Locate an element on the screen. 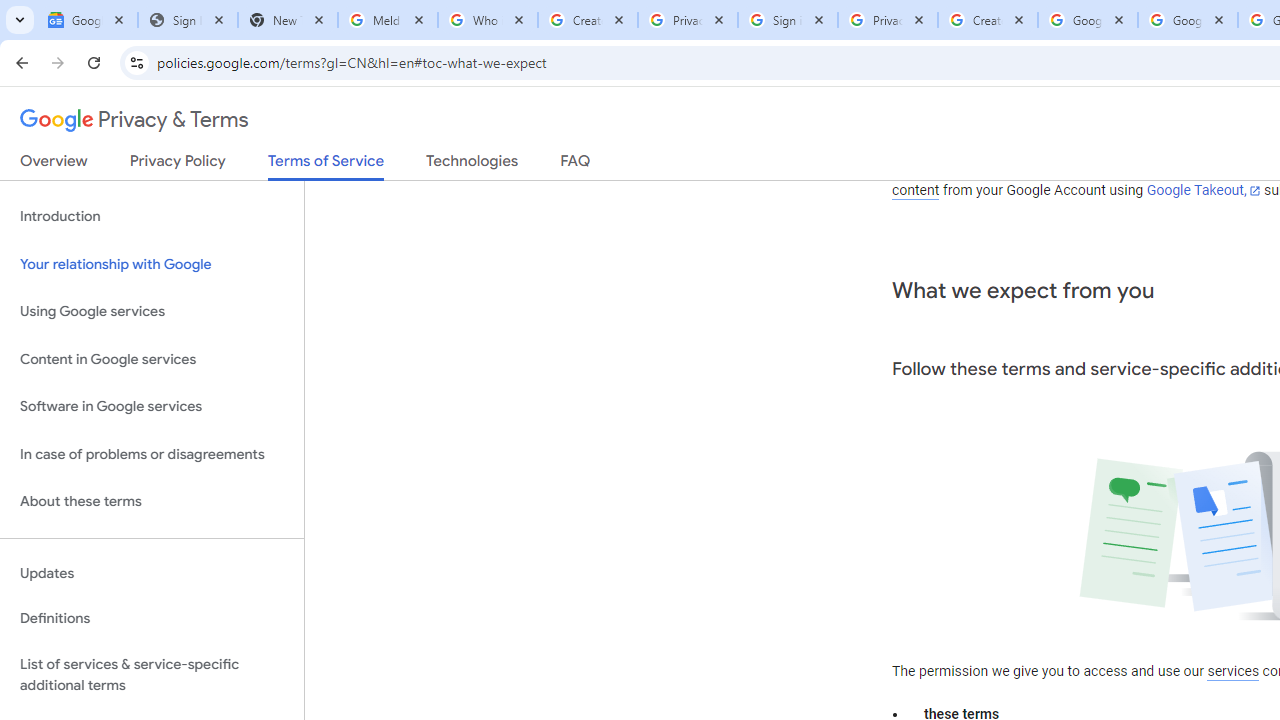 The height and width of the screenshot is (720, 1280). 'Privacy Policy' is located at coordinates (177, 164).